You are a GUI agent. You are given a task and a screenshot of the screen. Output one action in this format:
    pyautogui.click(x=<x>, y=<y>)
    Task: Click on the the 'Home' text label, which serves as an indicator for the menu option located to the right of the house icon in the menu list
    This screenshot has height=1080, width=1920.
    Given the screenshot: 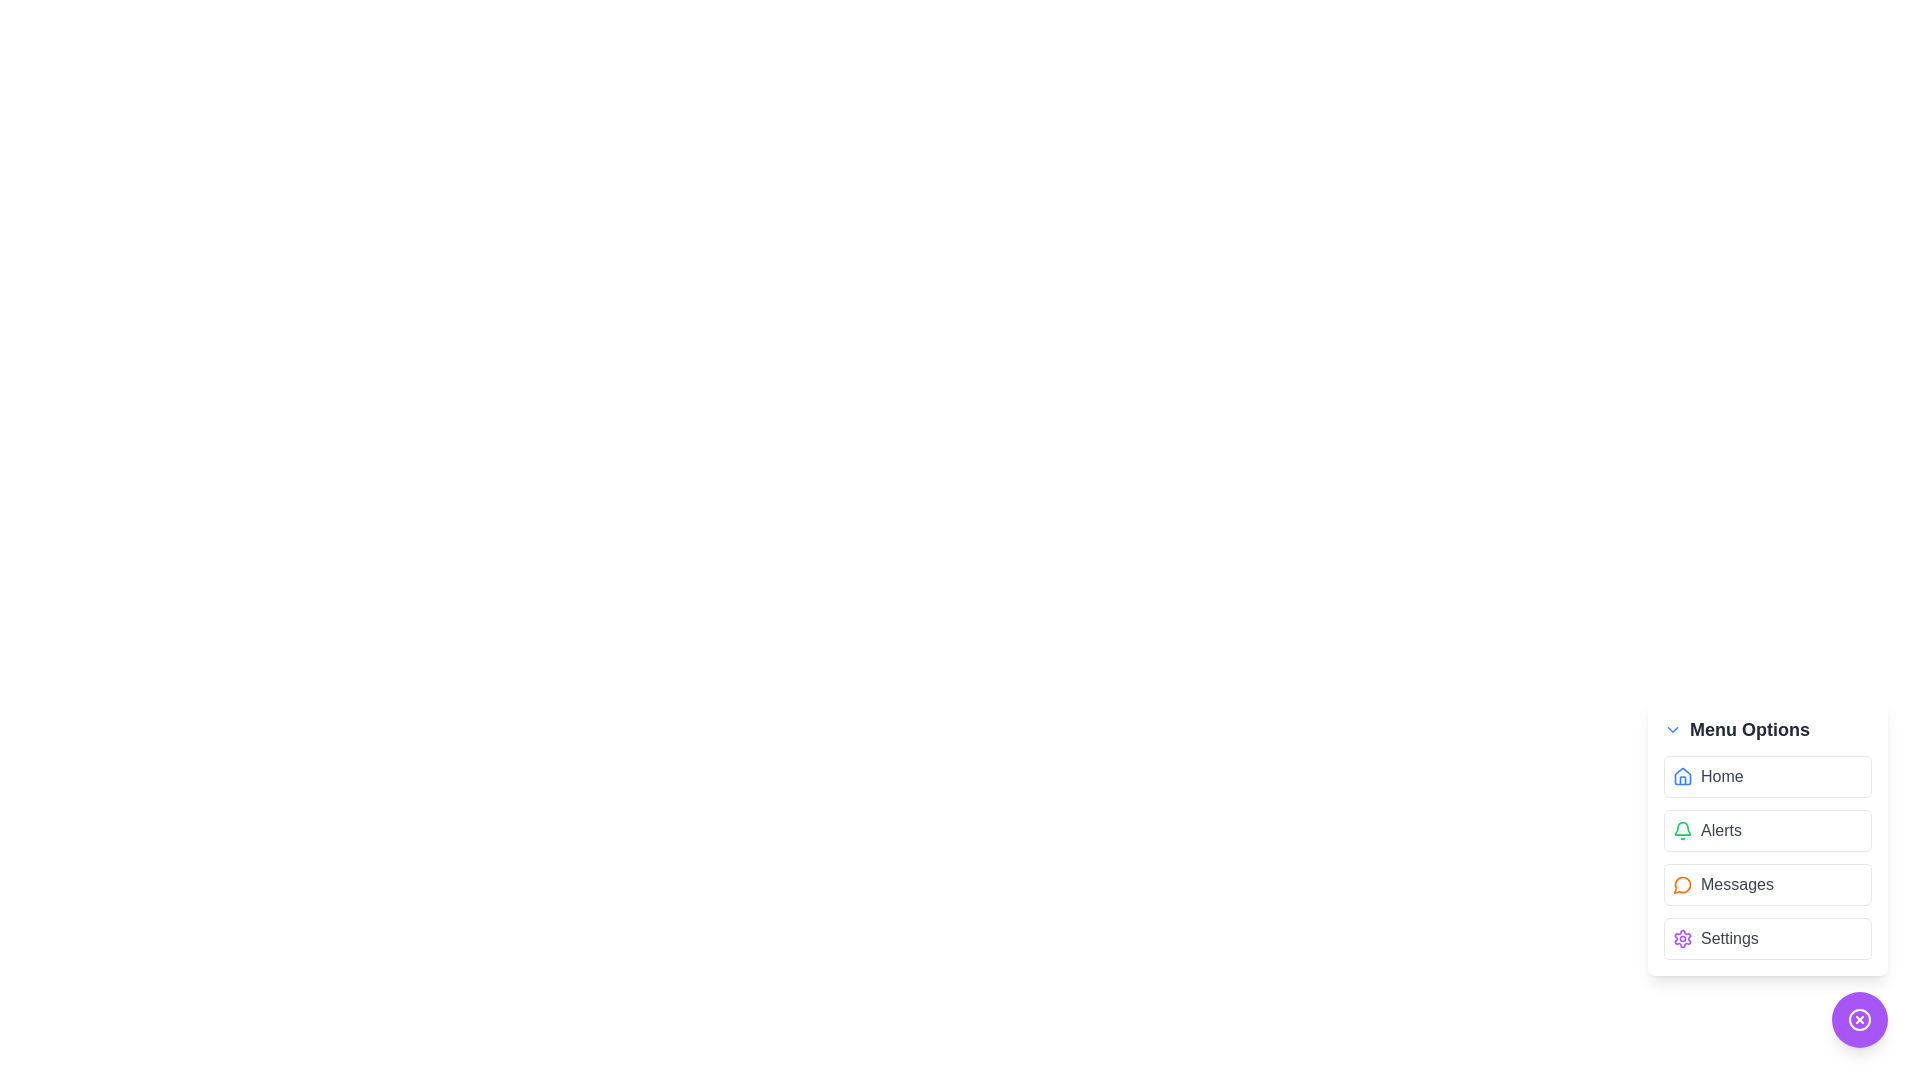 What is the action you would take?
    pyautogui.click(x=1721, y=775)
    